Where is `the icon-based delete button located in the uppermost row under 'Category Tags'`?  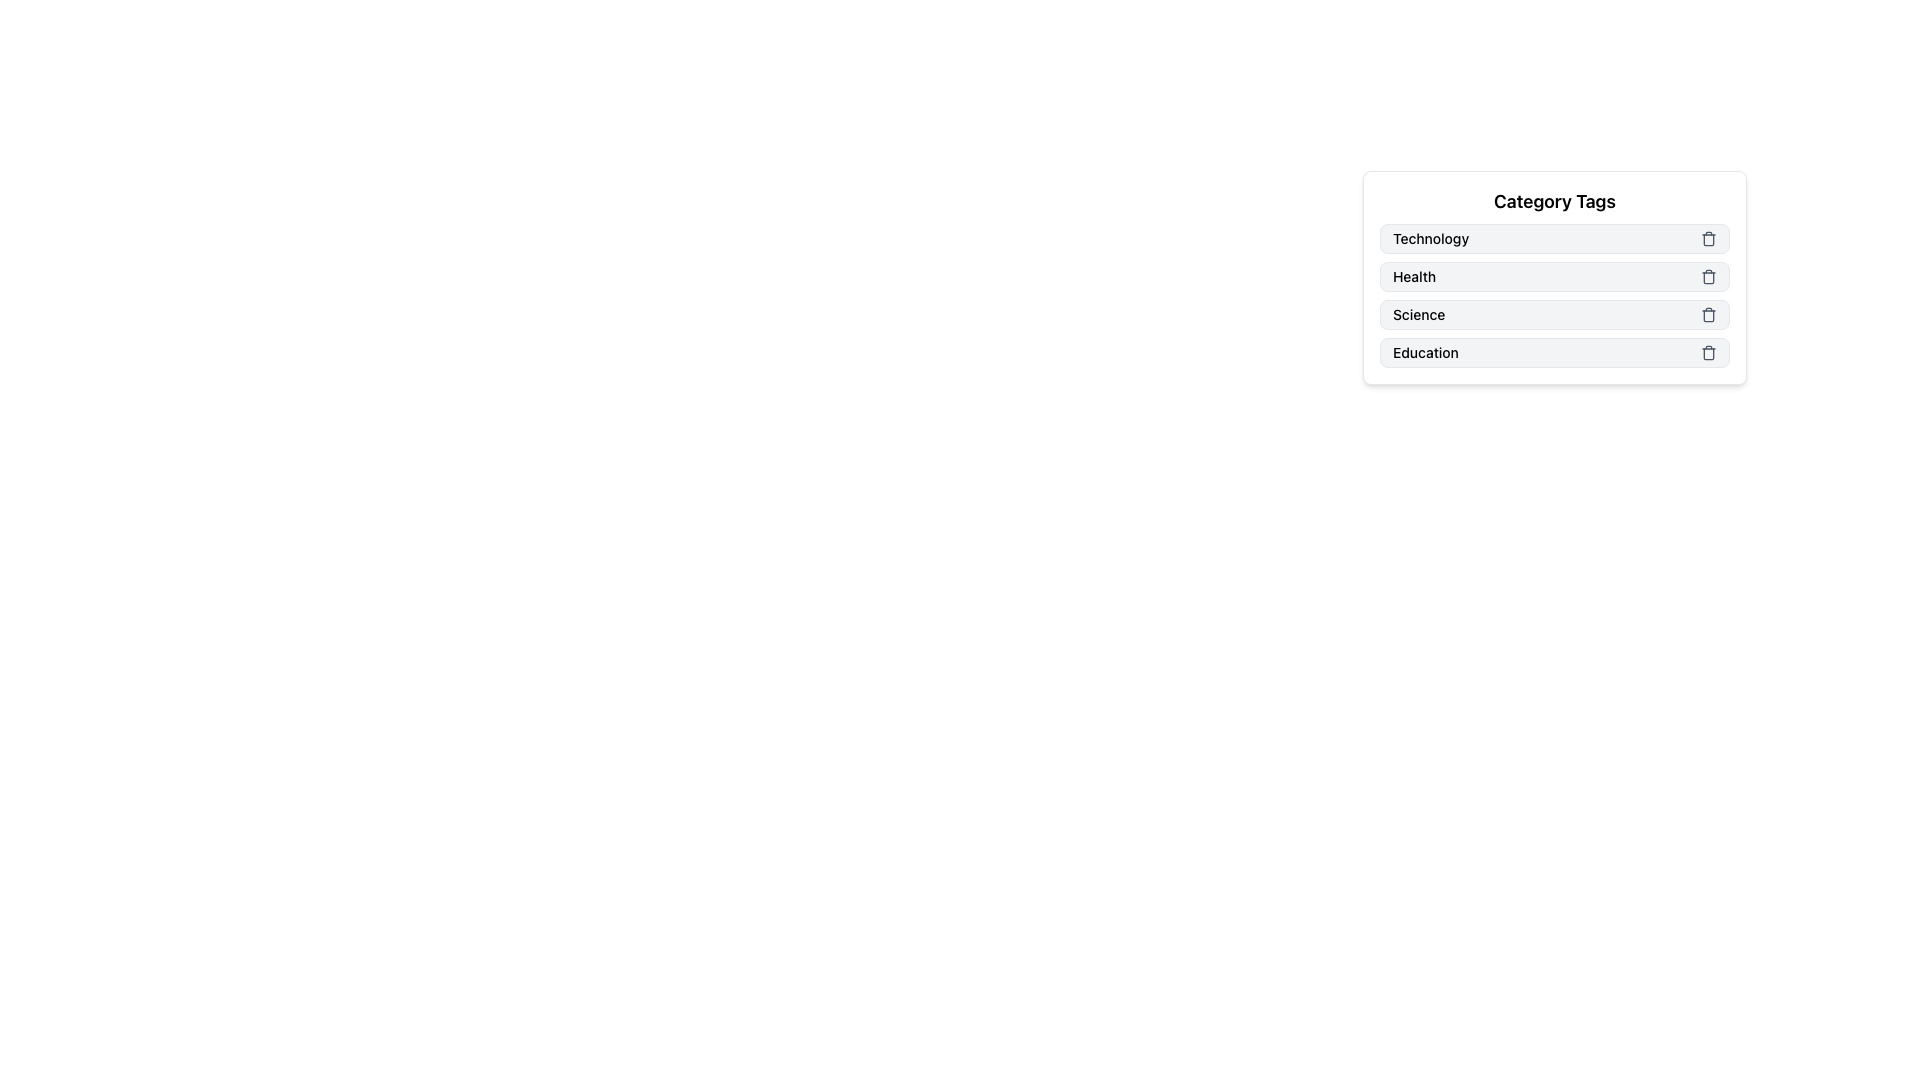
the icon-based delete button located in the uppermost row under 'Category Tags' is located at coordinates (1707, 238).